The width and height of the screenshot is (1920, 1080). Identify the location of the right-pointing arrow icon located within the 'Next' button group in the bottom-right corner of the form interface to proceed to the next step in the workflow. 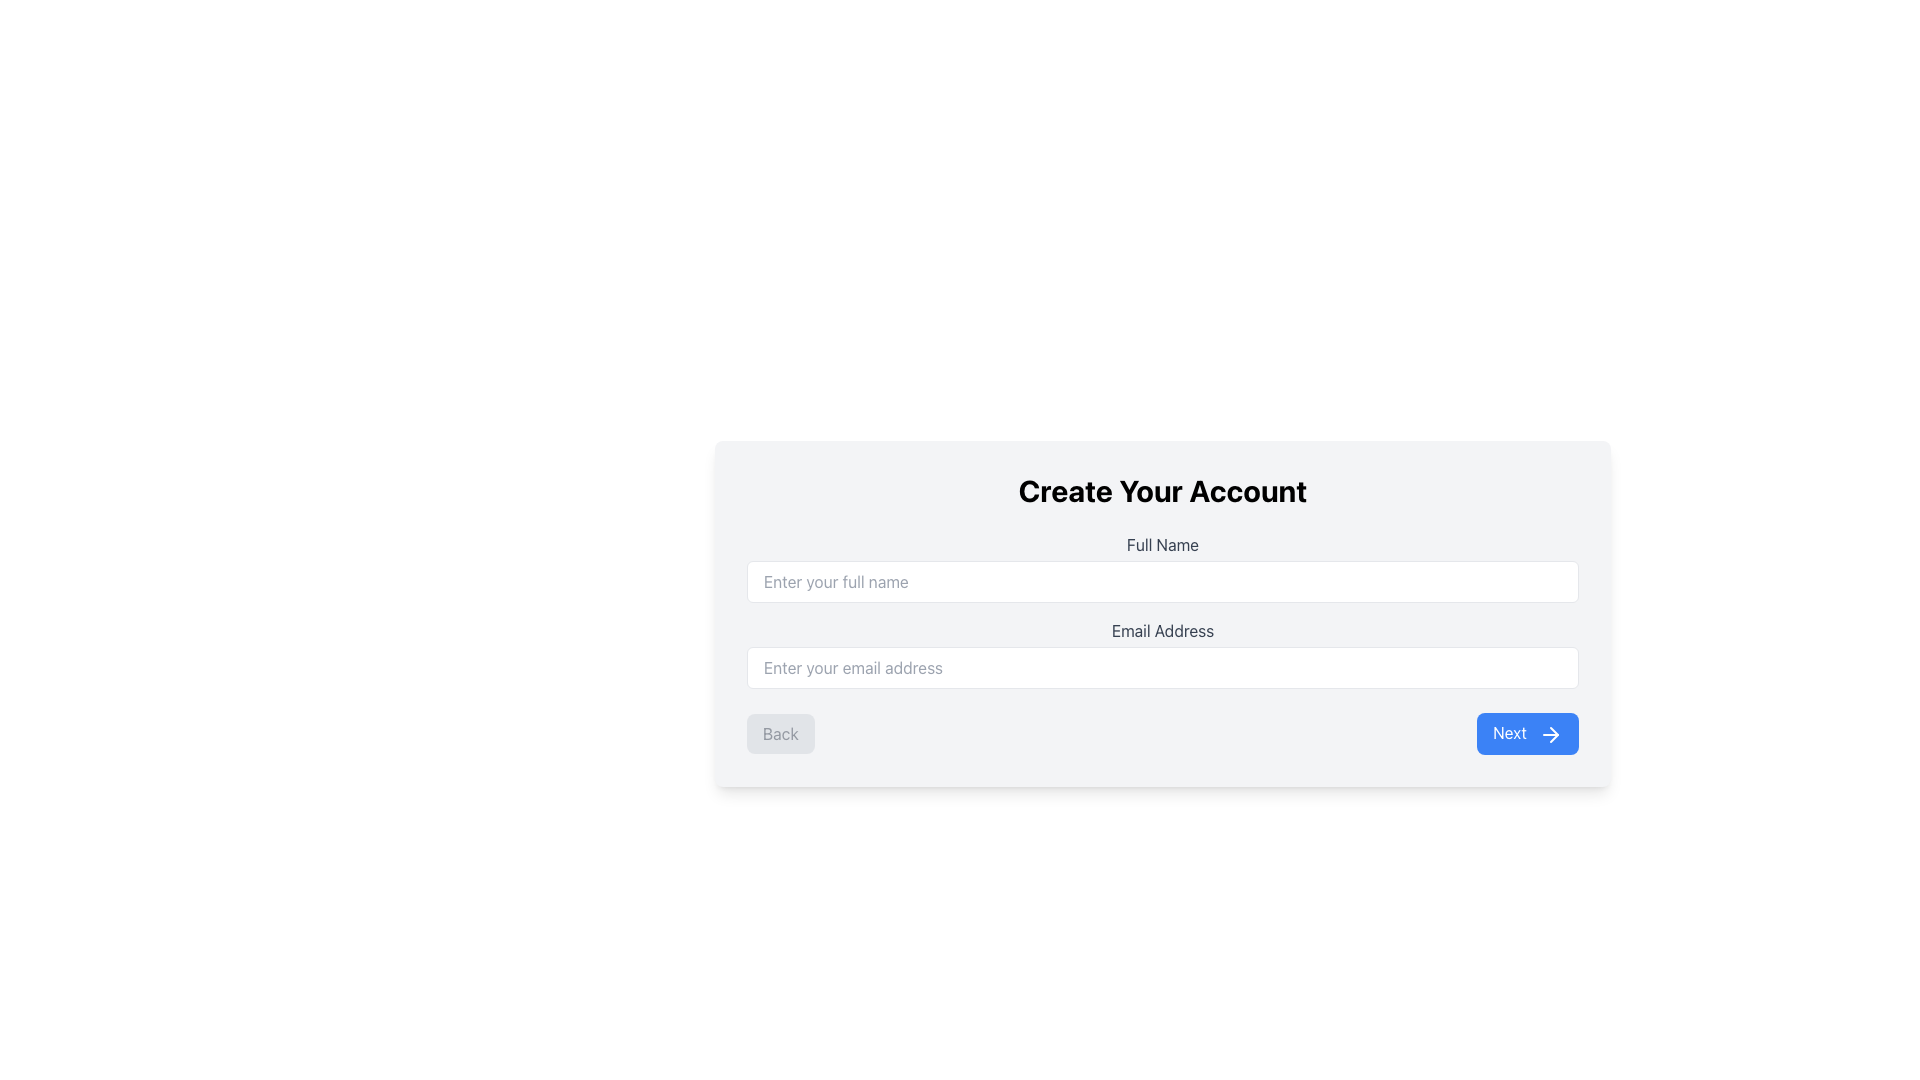
(1553, 734).